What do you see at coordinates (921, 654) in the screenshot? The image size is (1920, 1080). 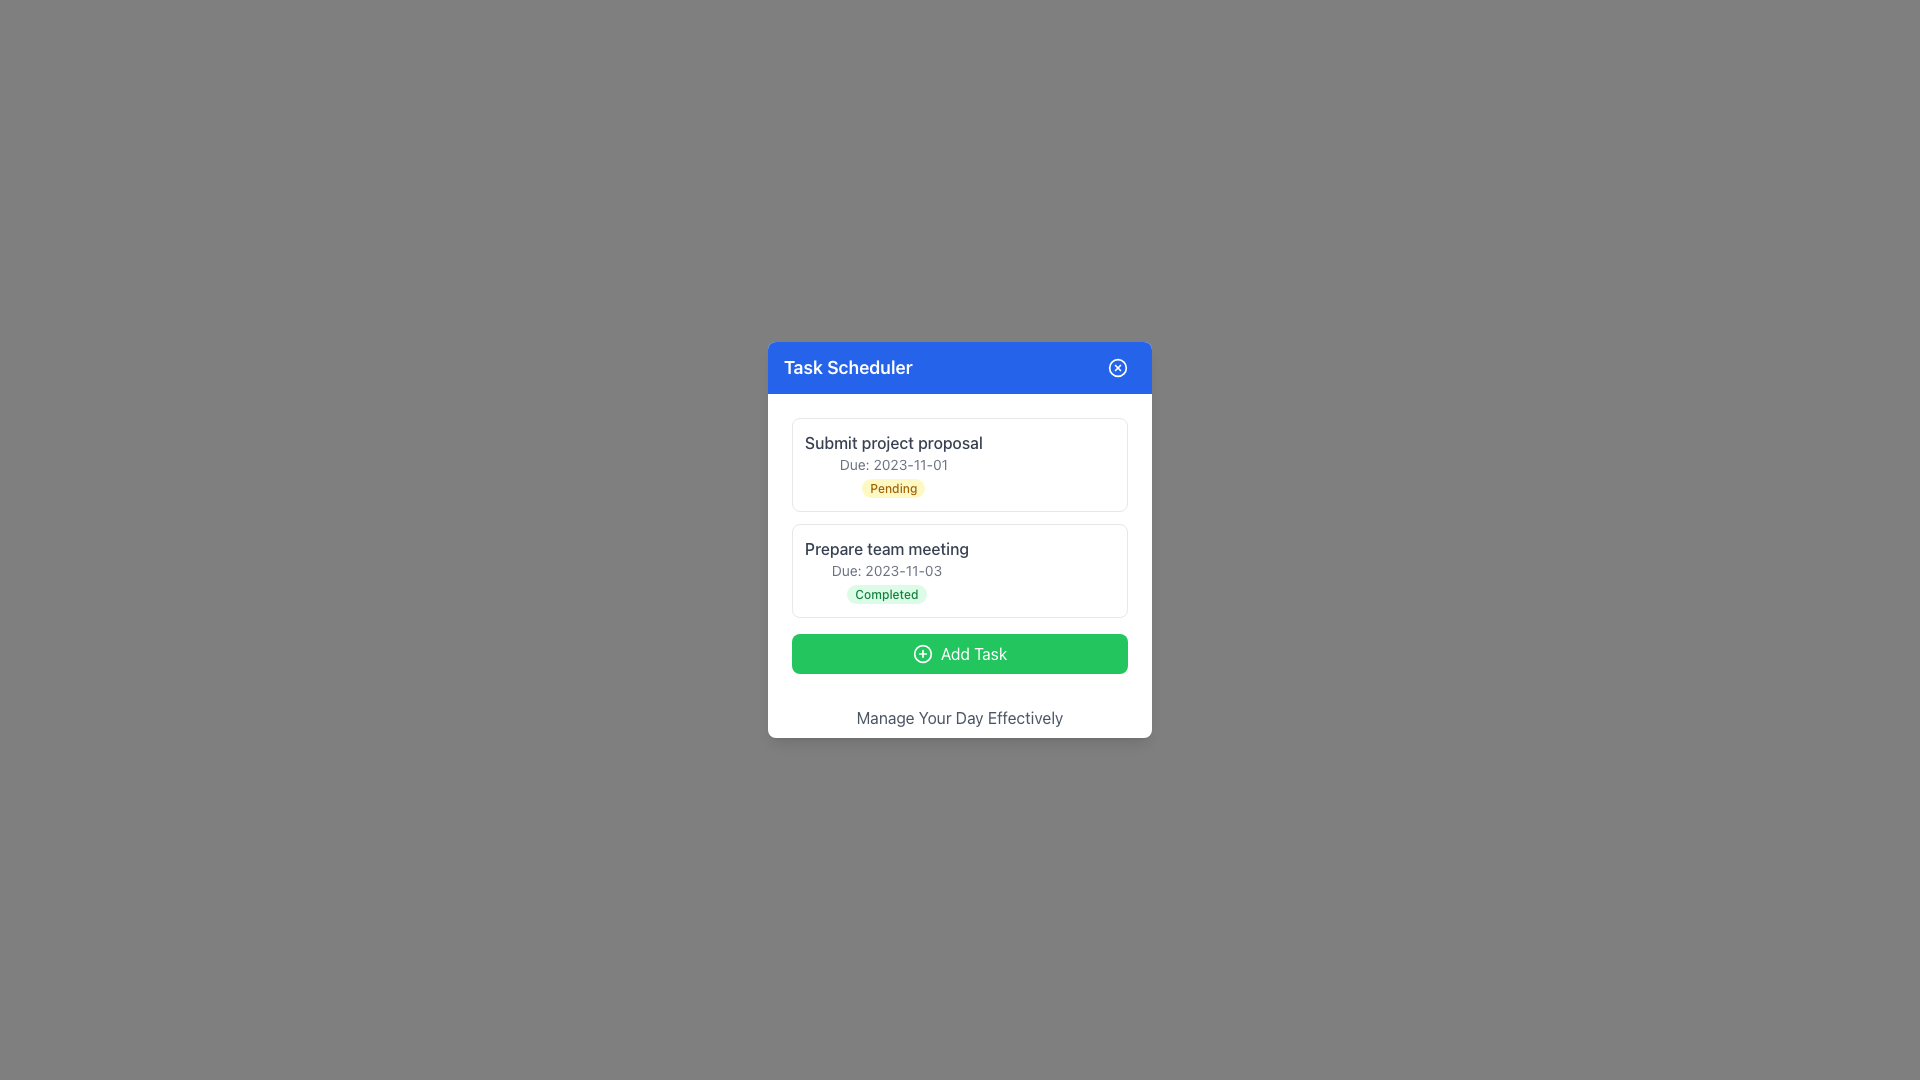 I see `the circular icon with a plus sign located in the center of the green 'Add Task' button at the bottom of the task management interface` at bounding box center [921, 654].